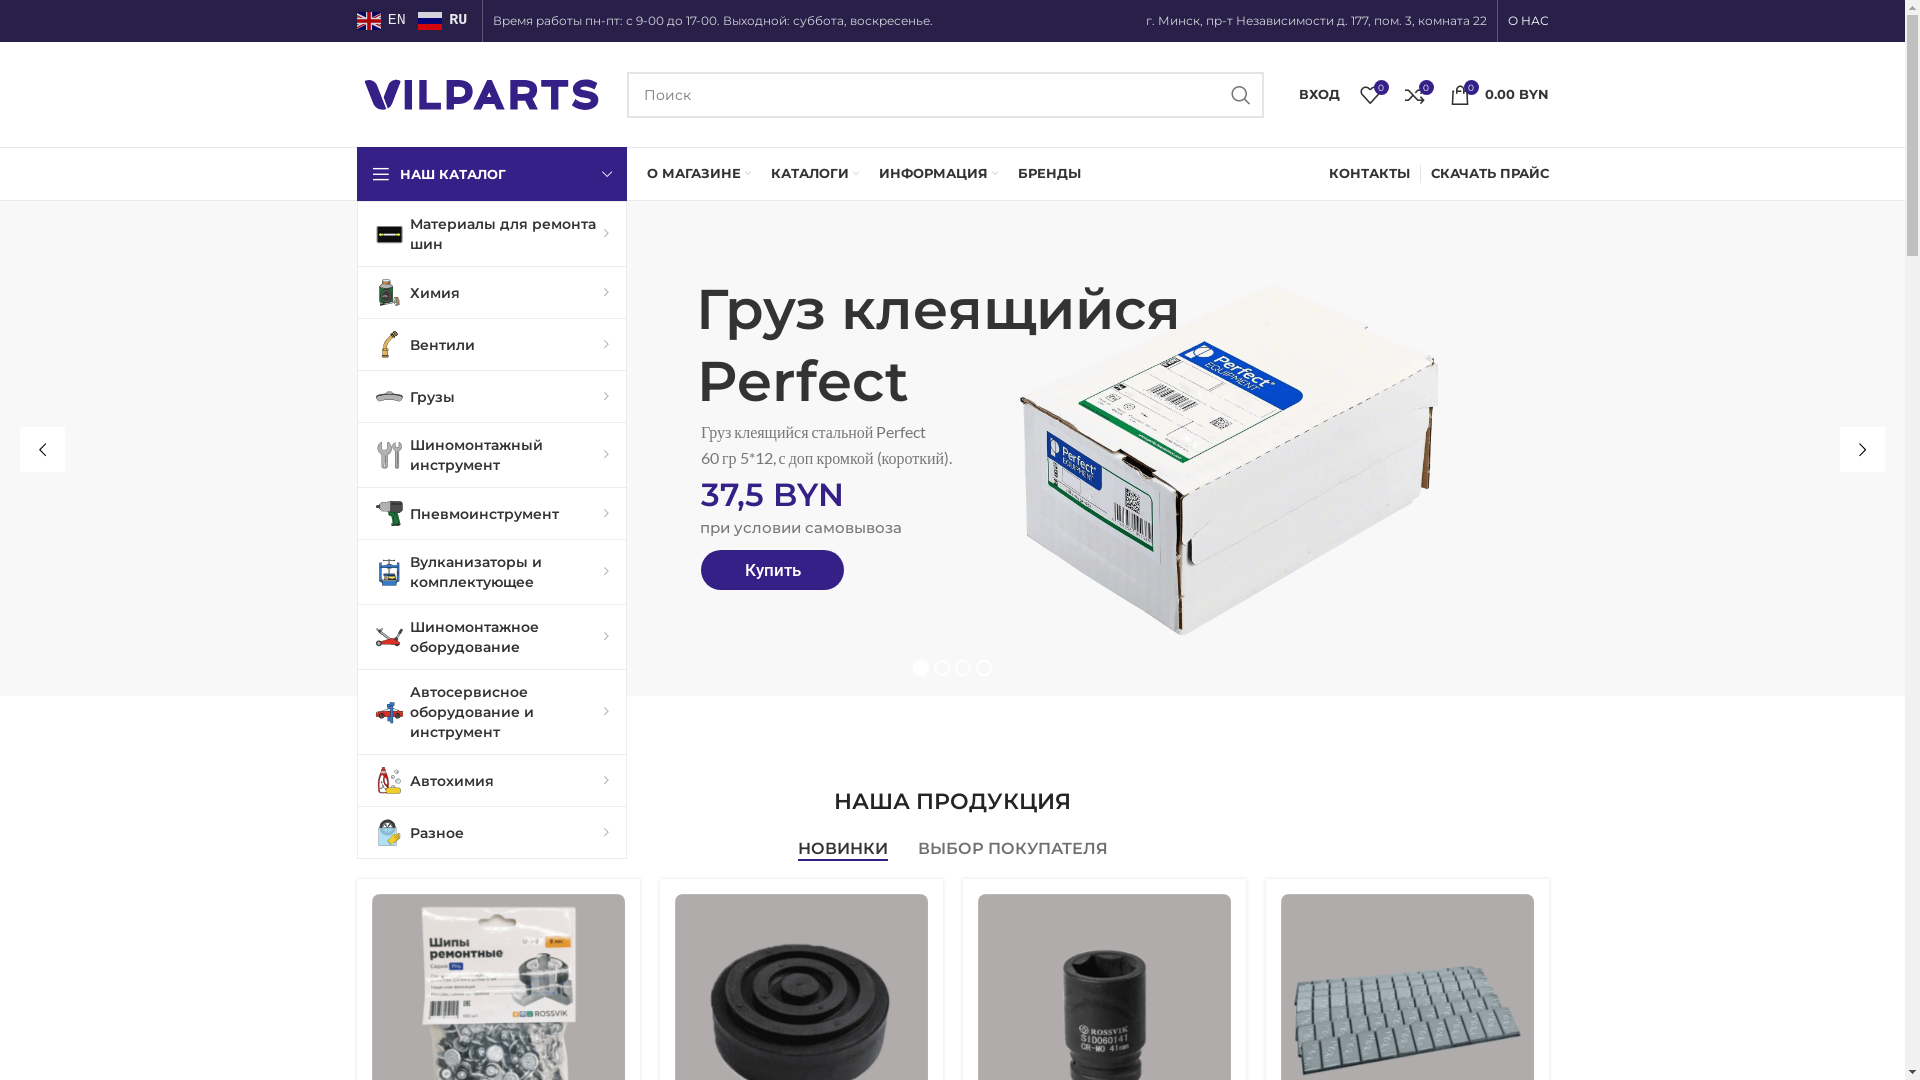  What do you see at coordinates (1368, 93) in the screenshot?
I see `'0'` at bounding box center [1368, 93].